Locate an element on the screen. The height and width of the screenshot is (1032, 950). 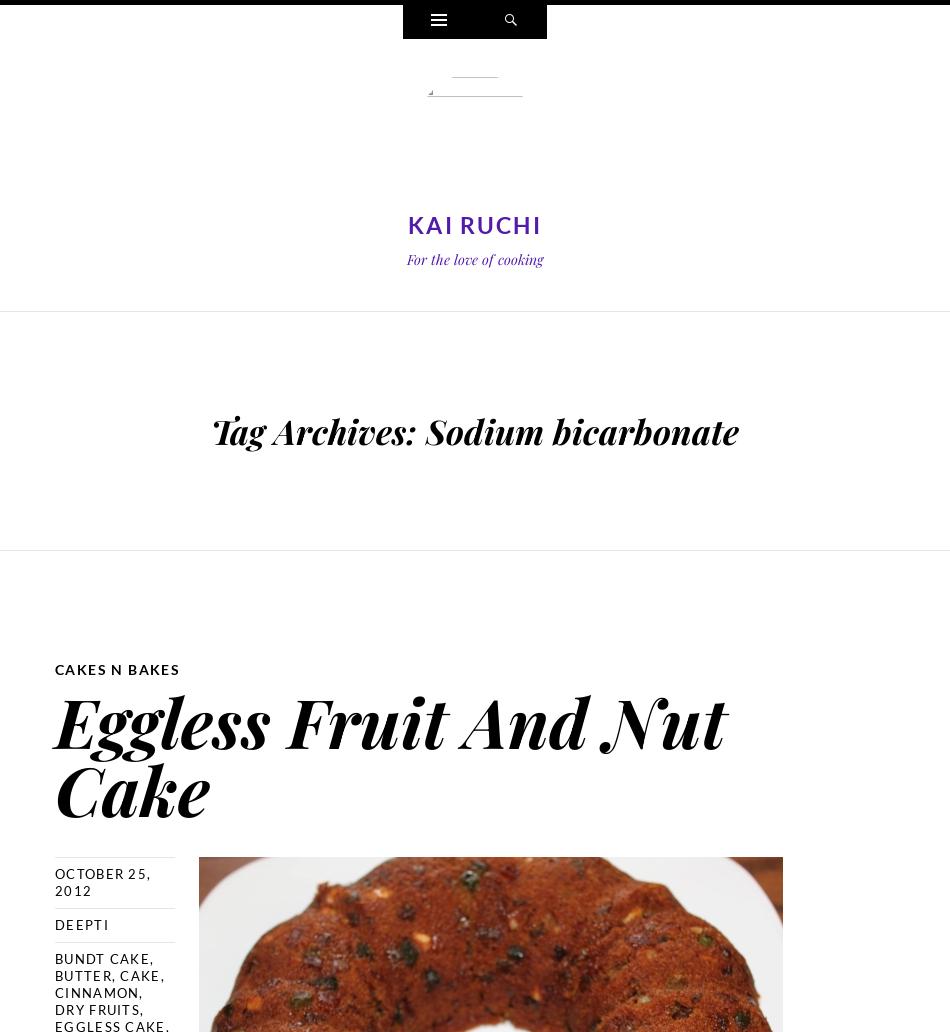
'cinnamon' is located at coordinates (96, 990).